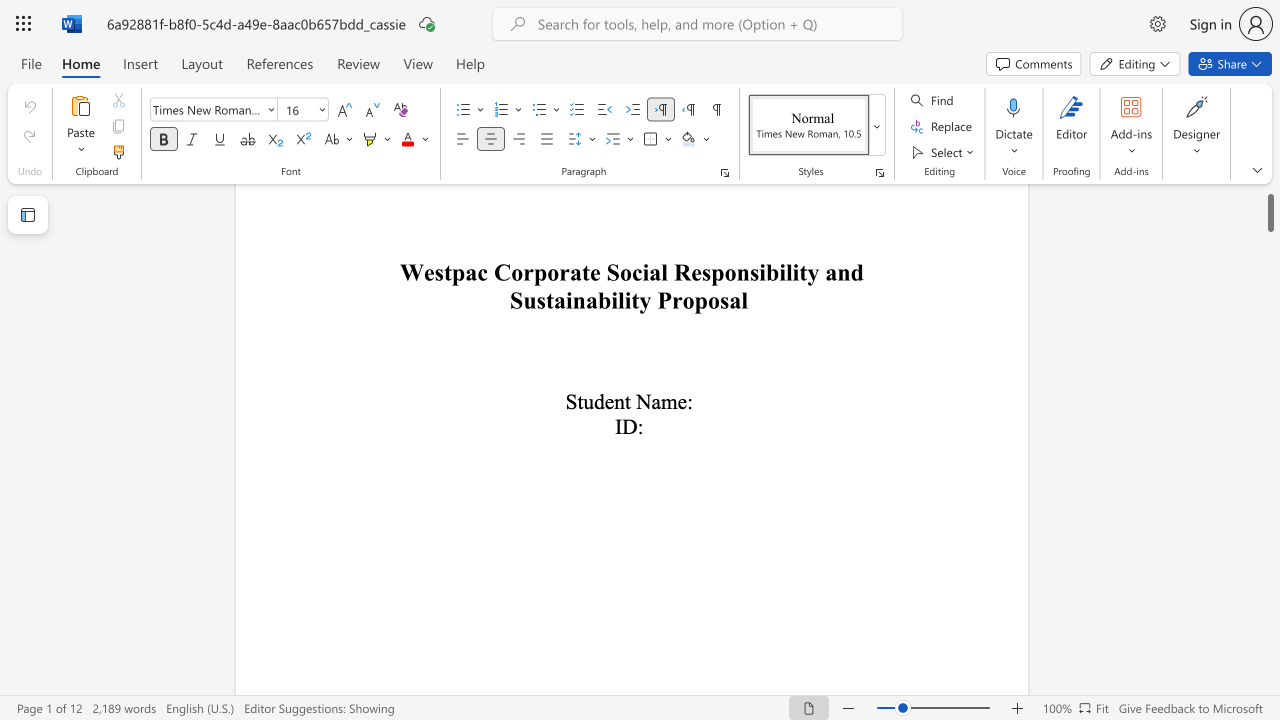  What do you see at coordinates (742, 272) in the screenshot?
I see `the 1th character "n" in the text` at bounding box center [742, 272].